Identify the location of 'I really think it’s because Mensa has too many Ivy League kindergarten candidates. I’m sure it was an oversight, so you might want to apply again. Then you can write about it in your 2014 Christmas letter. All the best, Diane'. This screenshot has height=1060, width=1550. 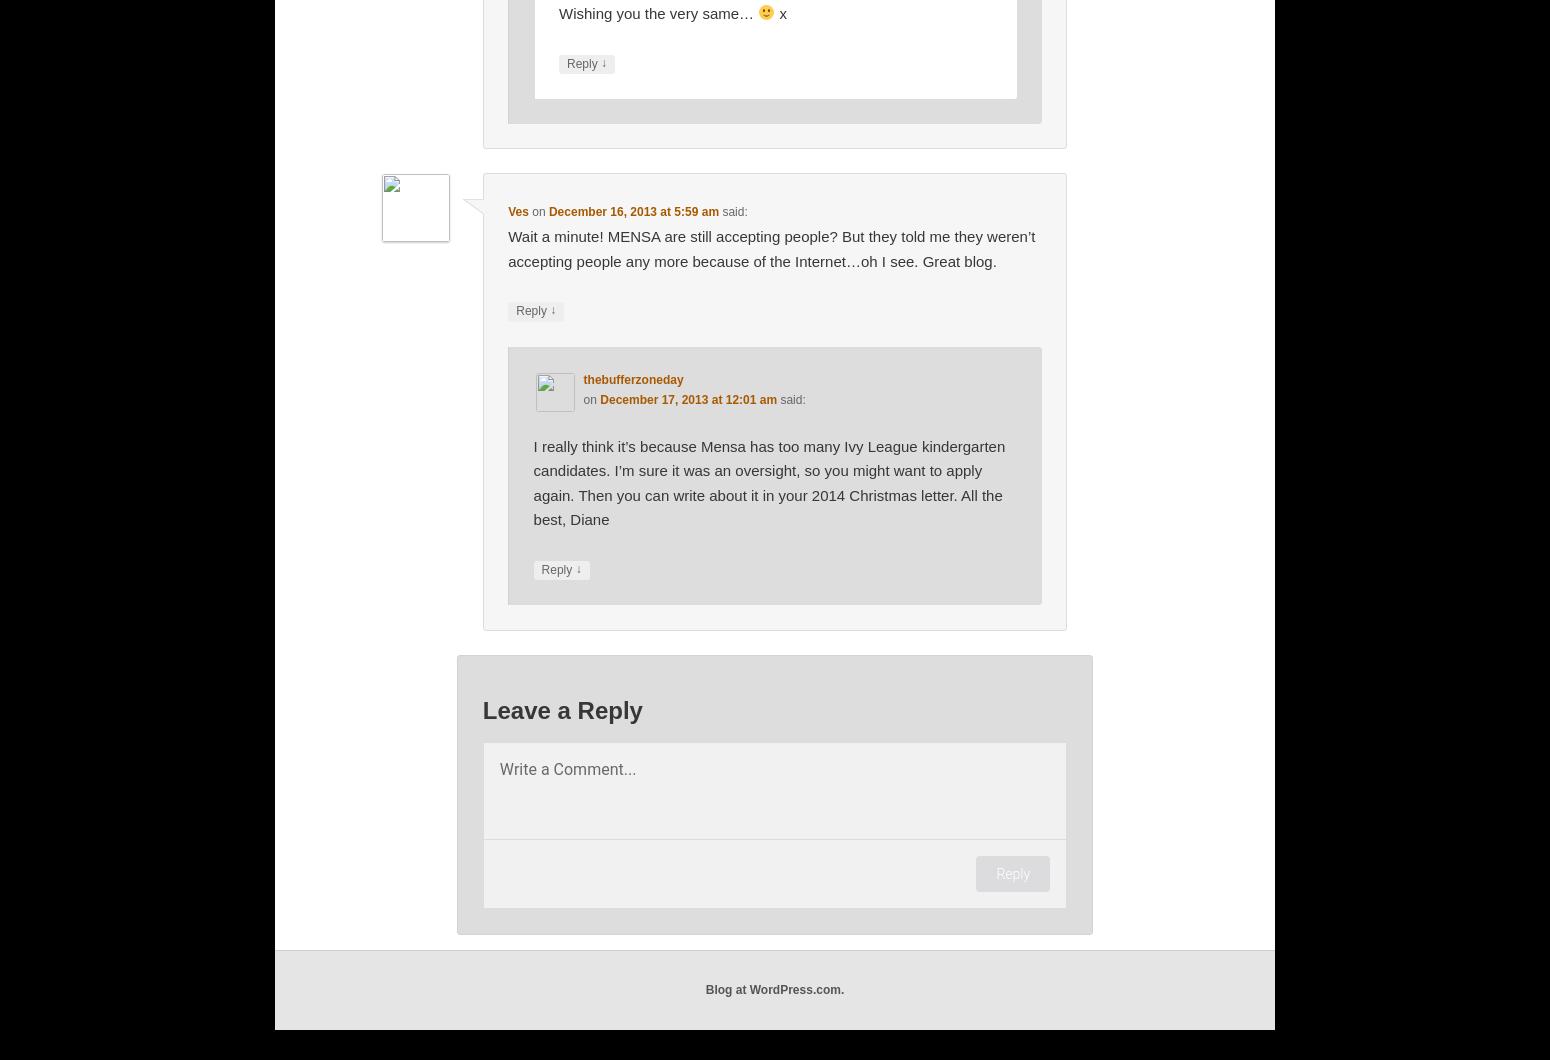
(768, 480).